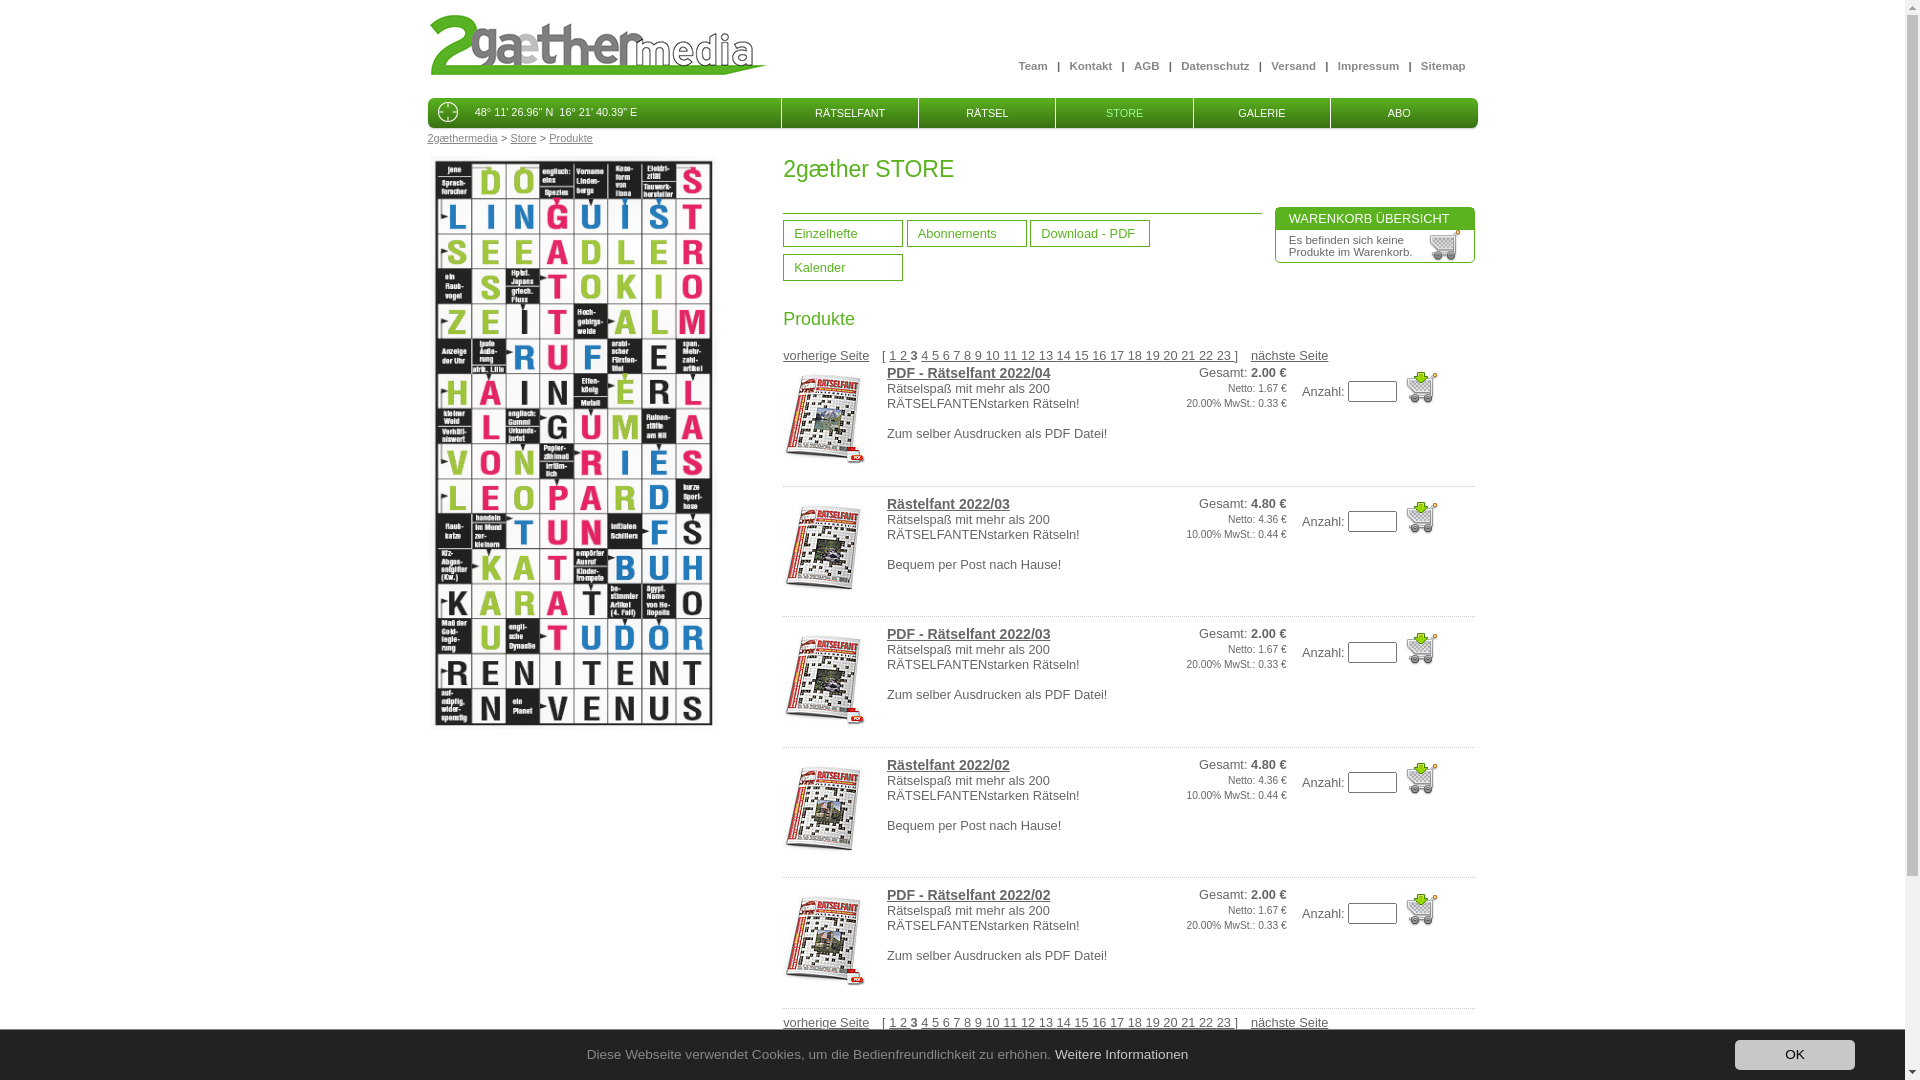 The height and width of the screenshot is (1080, 1920). I want to click on 'Artikel in den Warenkorb legen', so click(1420, 388).